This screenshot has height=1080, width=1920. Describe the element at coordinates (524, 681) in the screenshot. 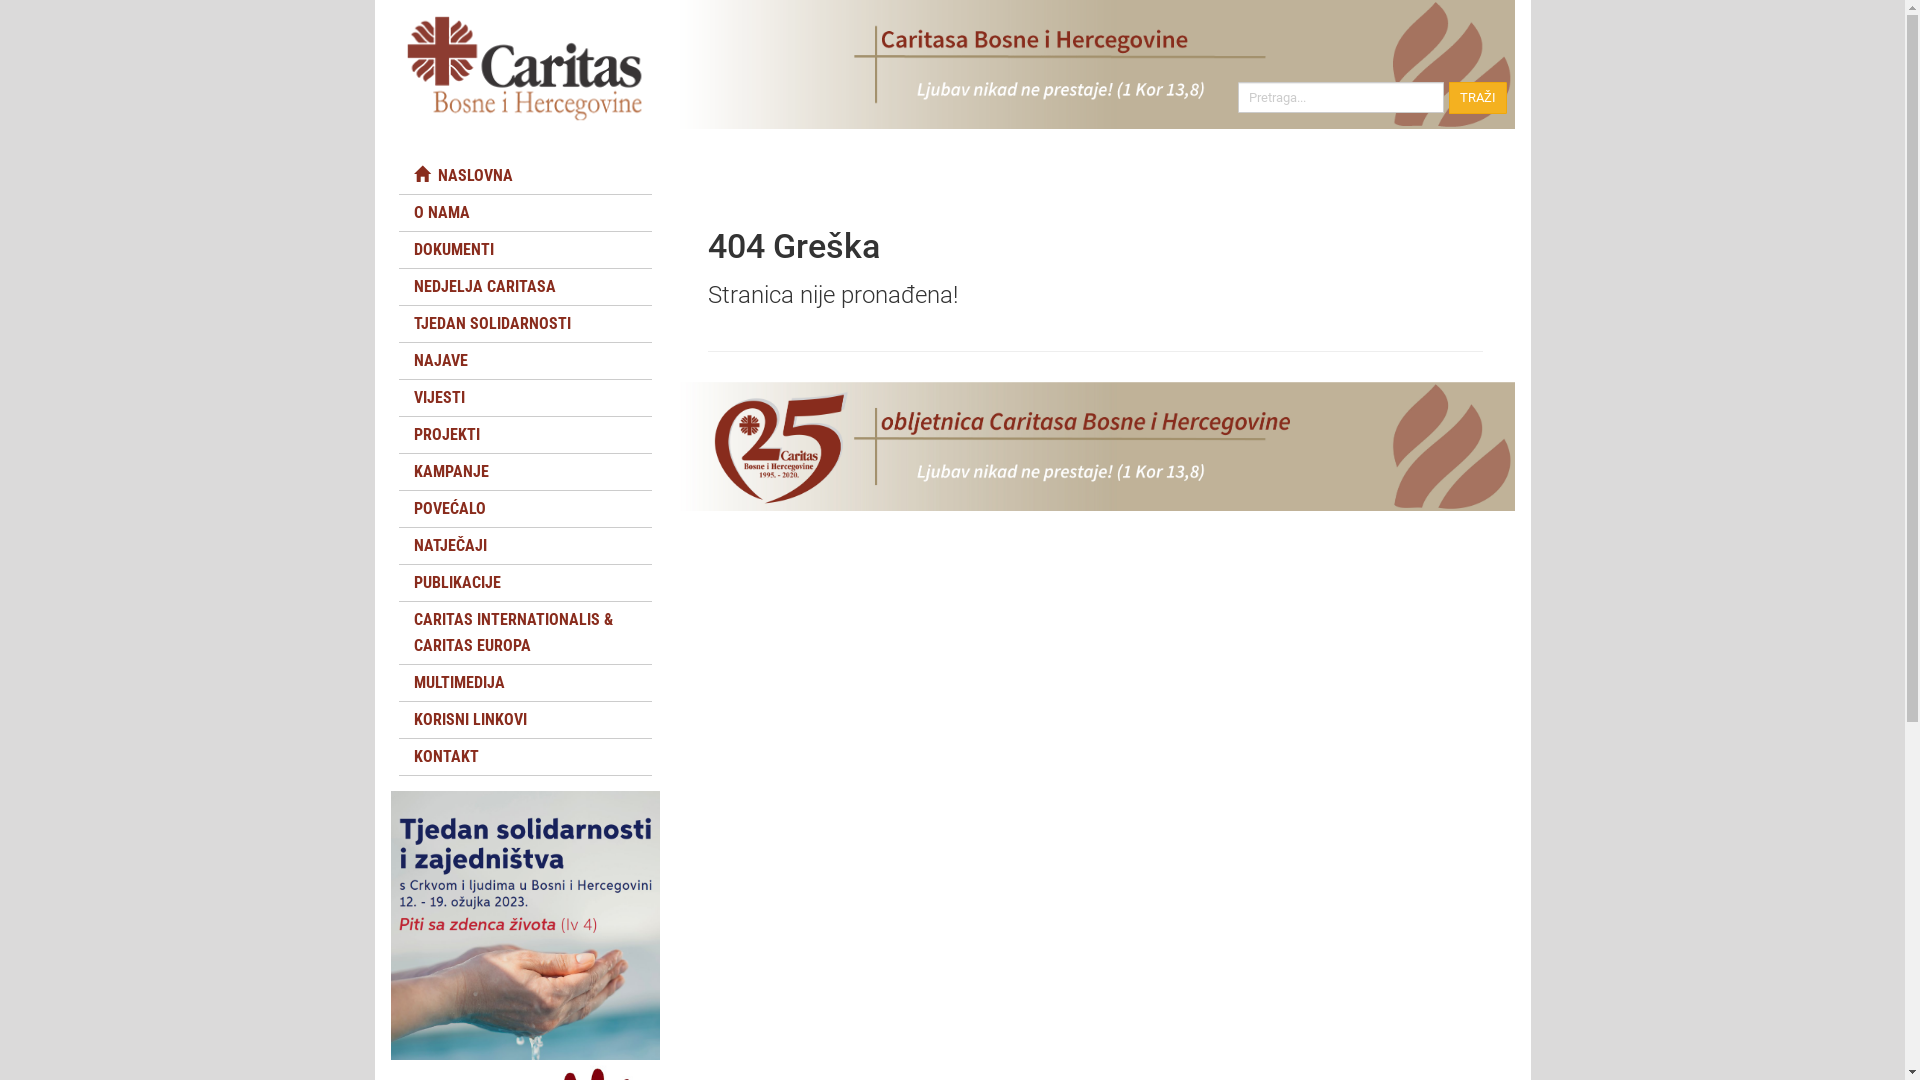

I see `'MULTIMEDIJA'` at that location.